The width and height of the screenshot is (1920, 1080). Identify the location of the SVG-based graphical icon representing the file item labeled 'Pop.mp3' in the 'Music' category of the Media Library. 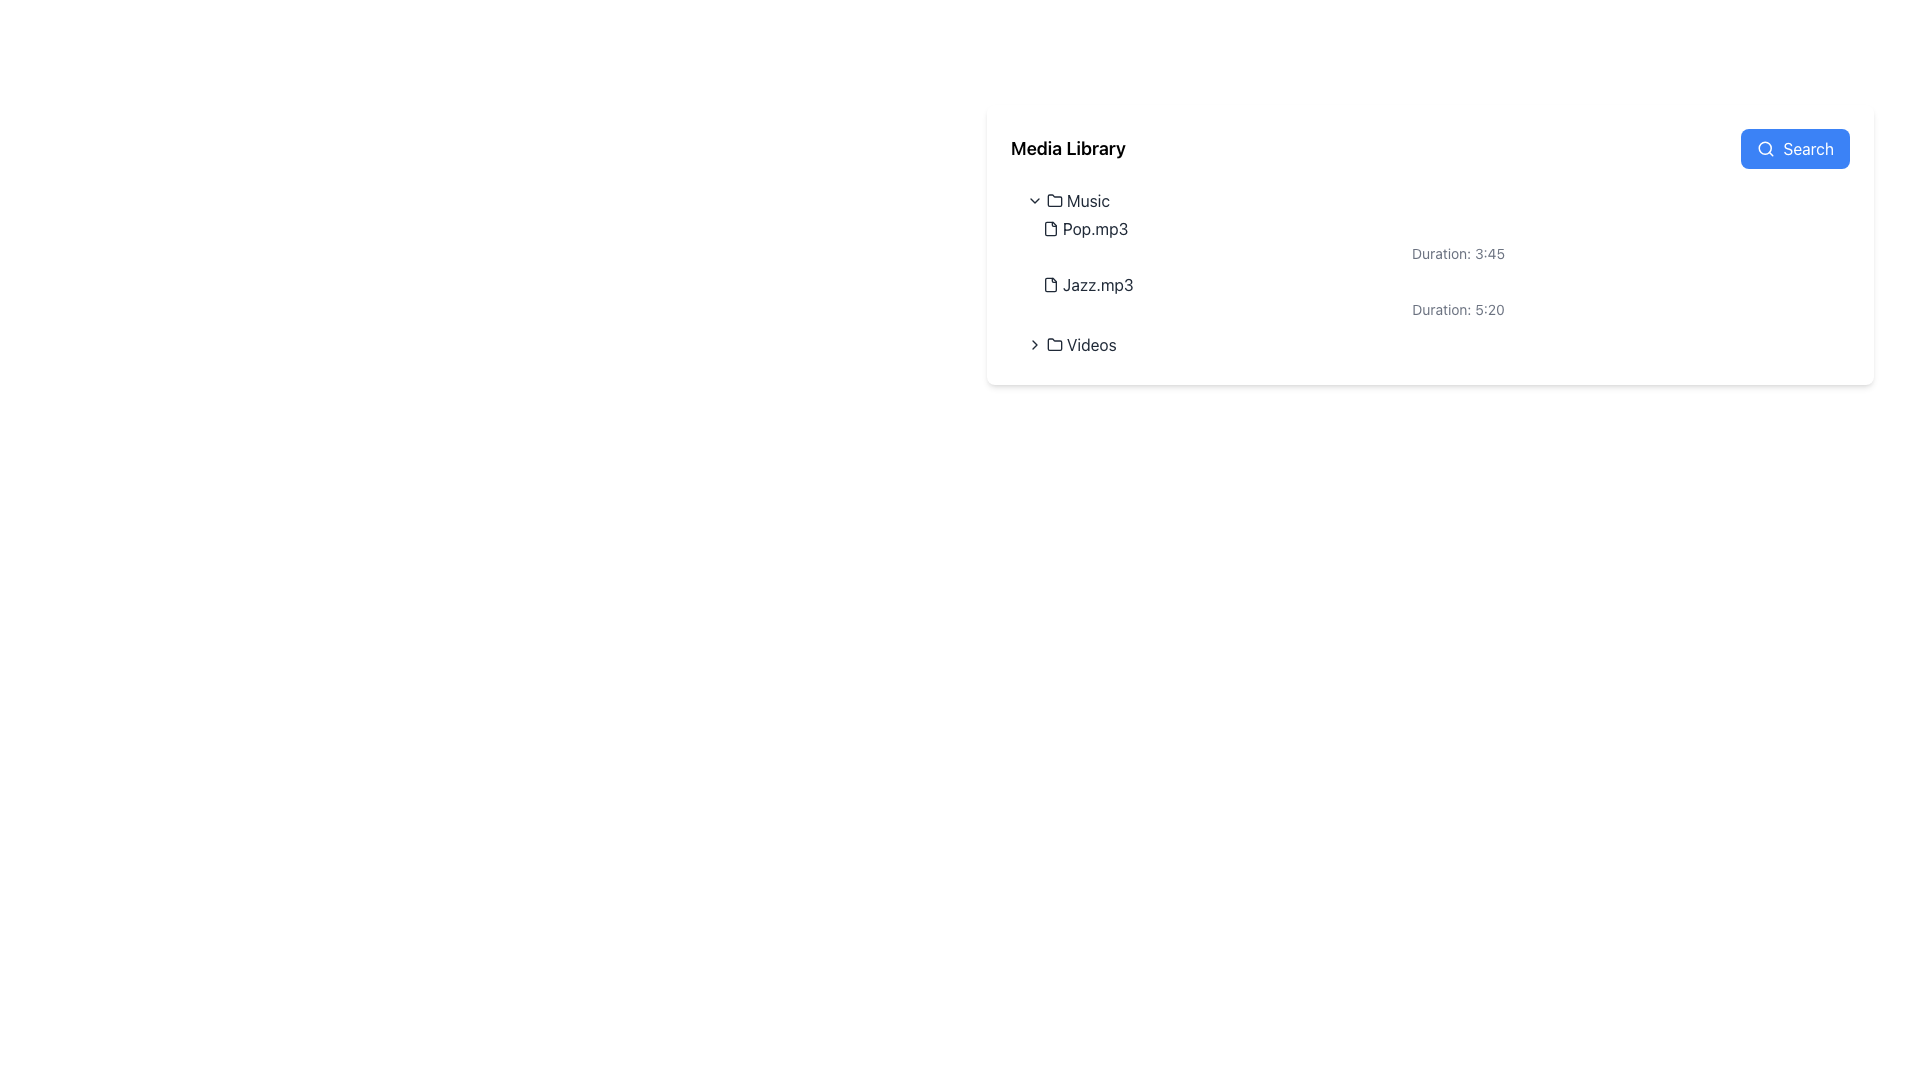
(1050, 227).